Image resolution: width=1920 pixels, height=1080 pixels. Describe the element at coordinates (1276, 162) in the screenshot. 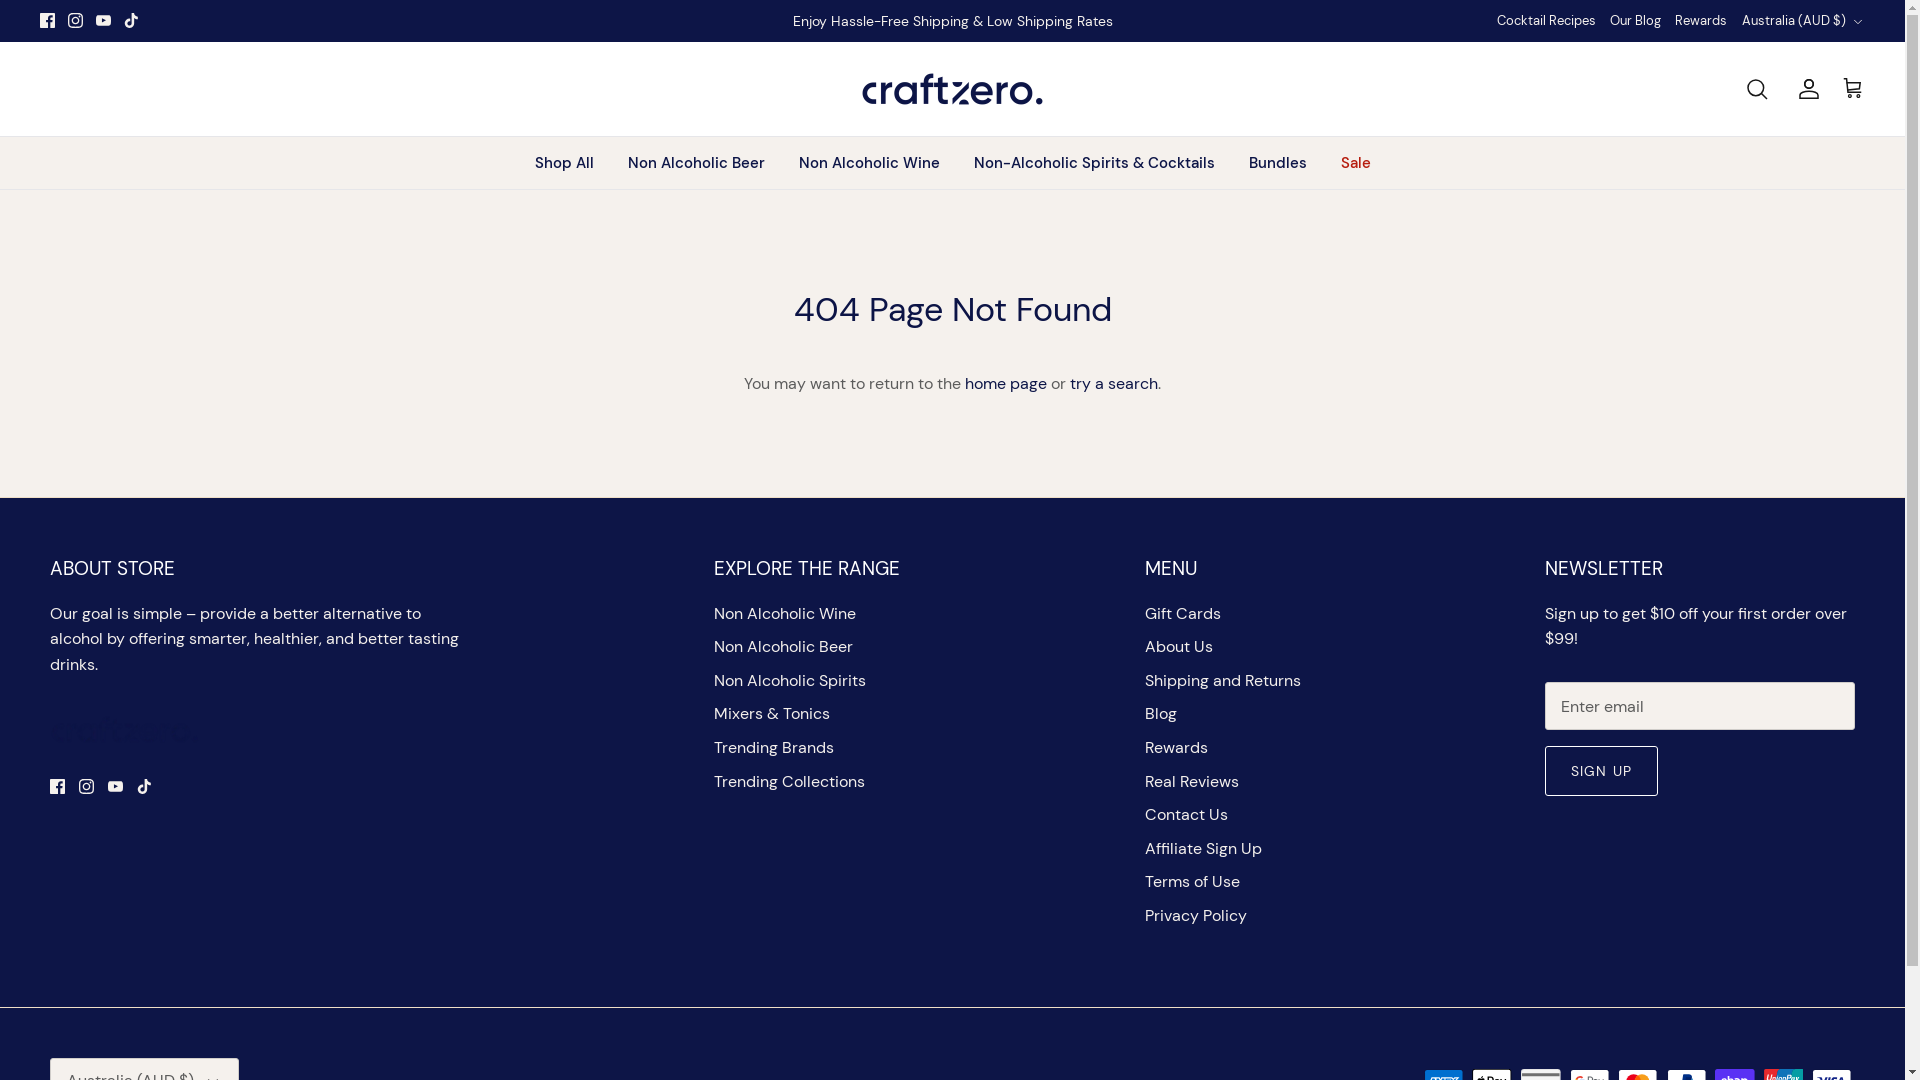

I see `'Bundles'` at that location.